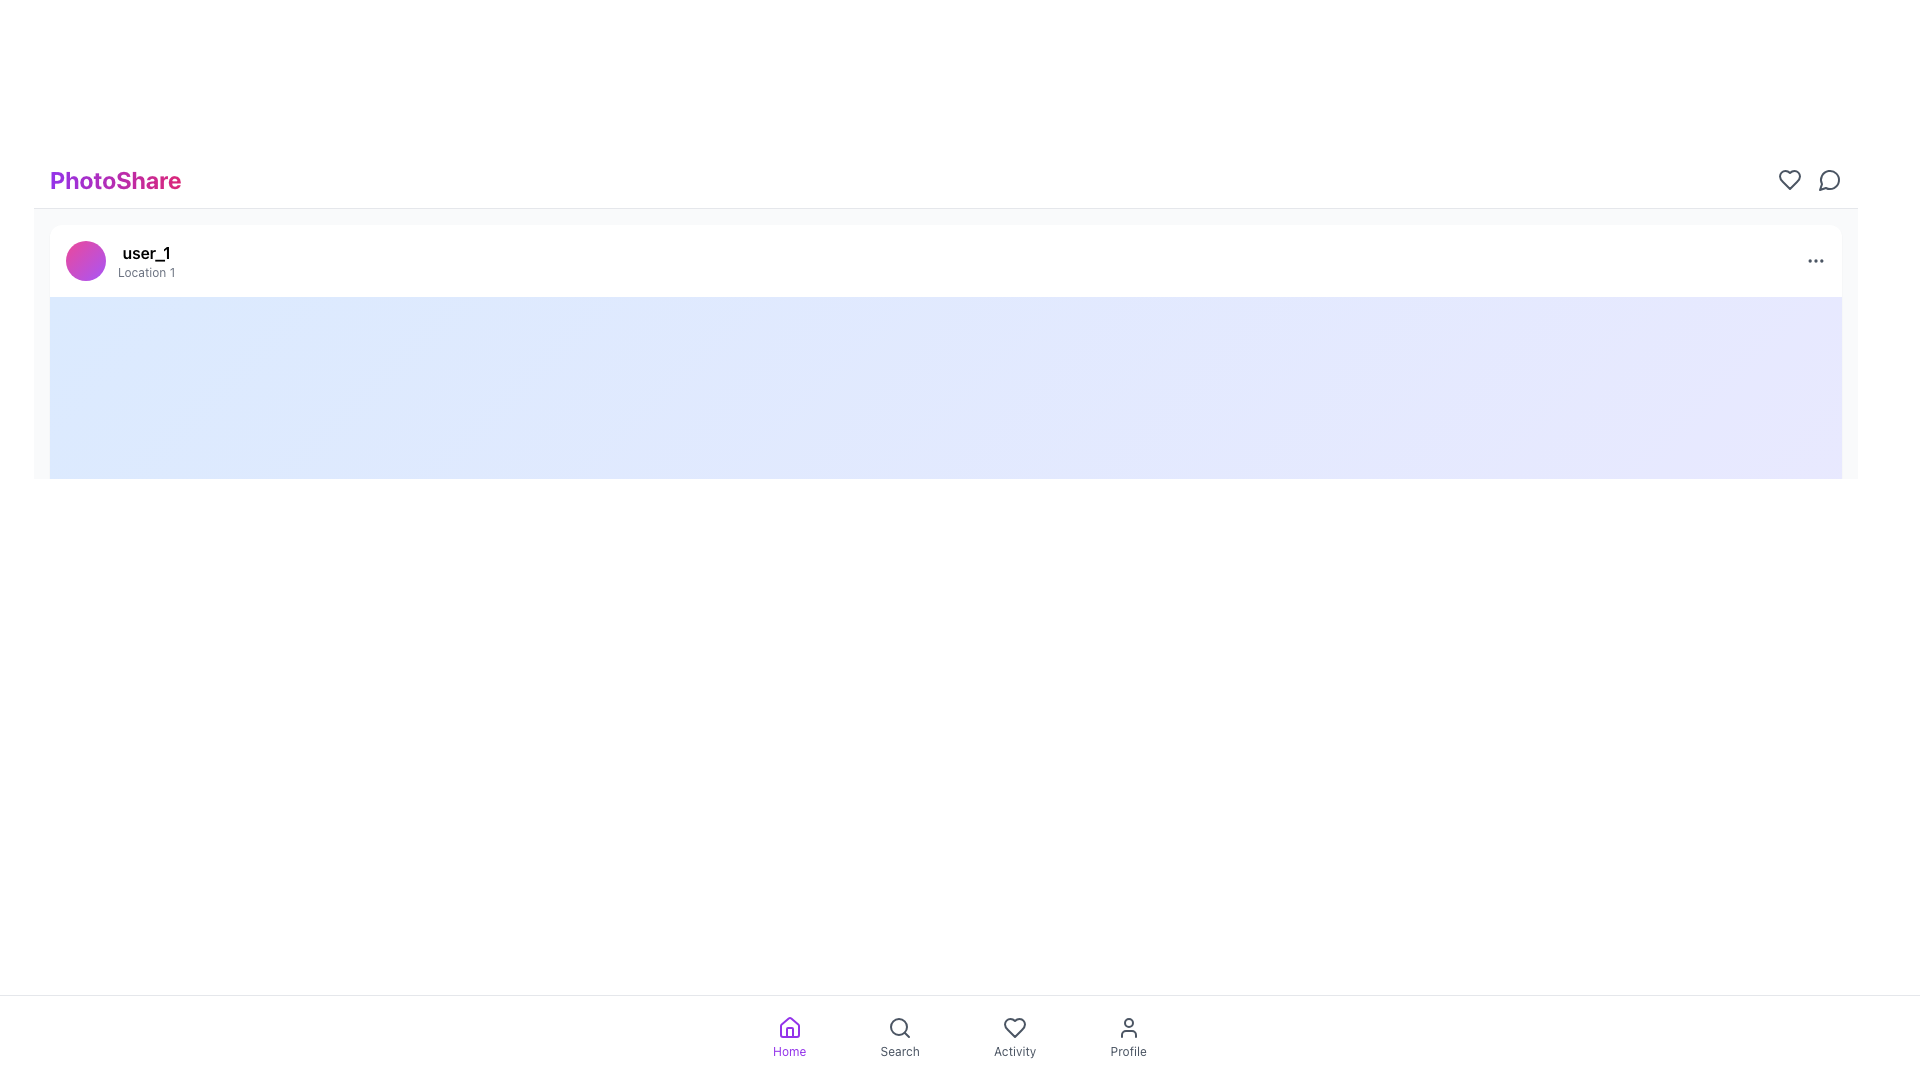 The width and height of the screenshot is (1920, 1080). Describe the element at coordinates (899, 1028) in the screenshot. I see `the search icon located on the bottom navigation bar, which is the second icon from the left` at that location.